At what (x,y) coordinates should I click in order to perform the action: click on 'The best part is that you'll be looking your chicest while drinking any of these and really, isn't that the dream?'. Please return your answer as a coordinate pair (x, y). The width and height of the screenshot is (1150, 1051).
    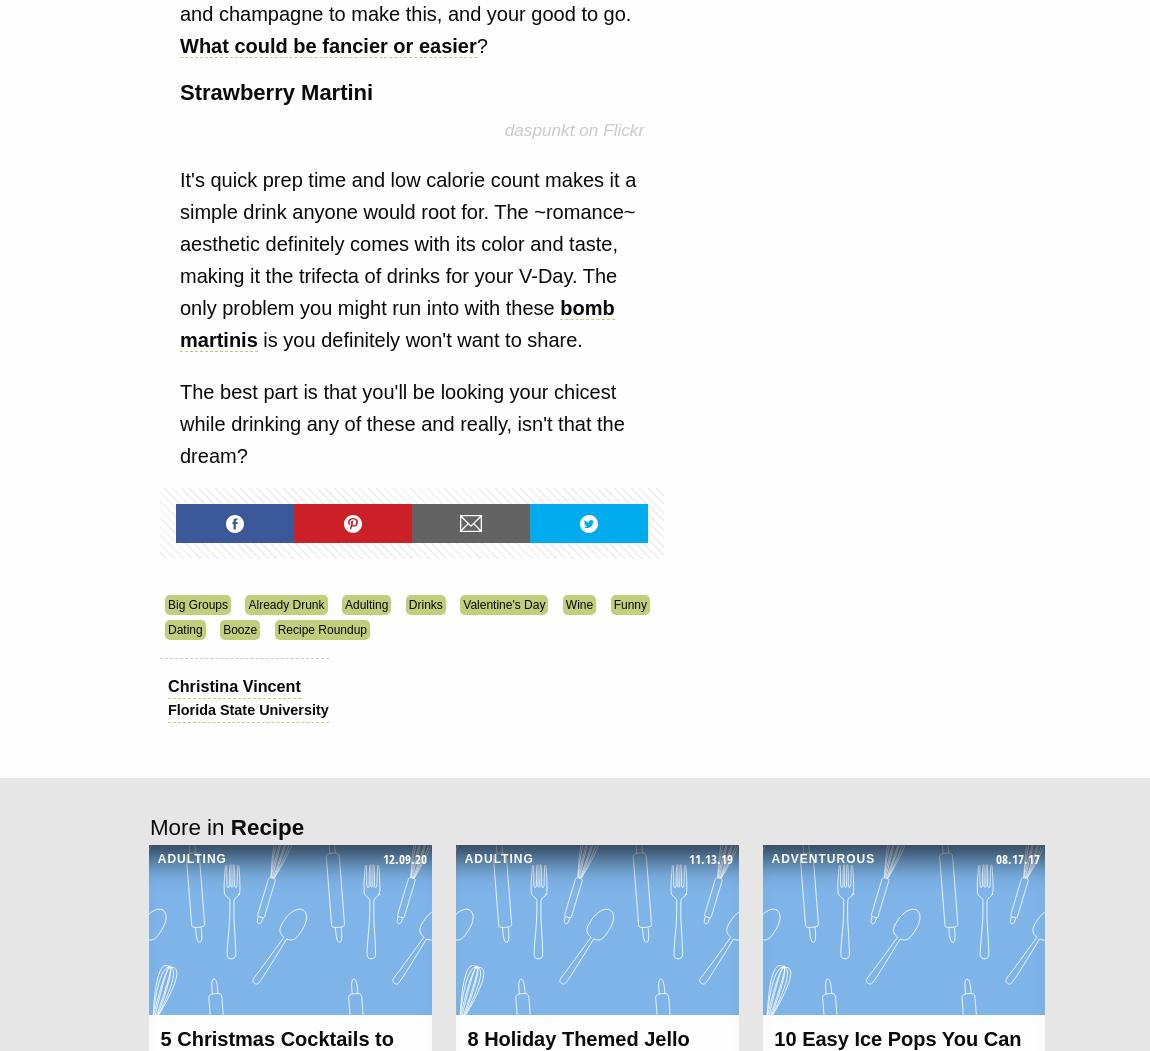
    Looking at the image, I should click on (402, 423).